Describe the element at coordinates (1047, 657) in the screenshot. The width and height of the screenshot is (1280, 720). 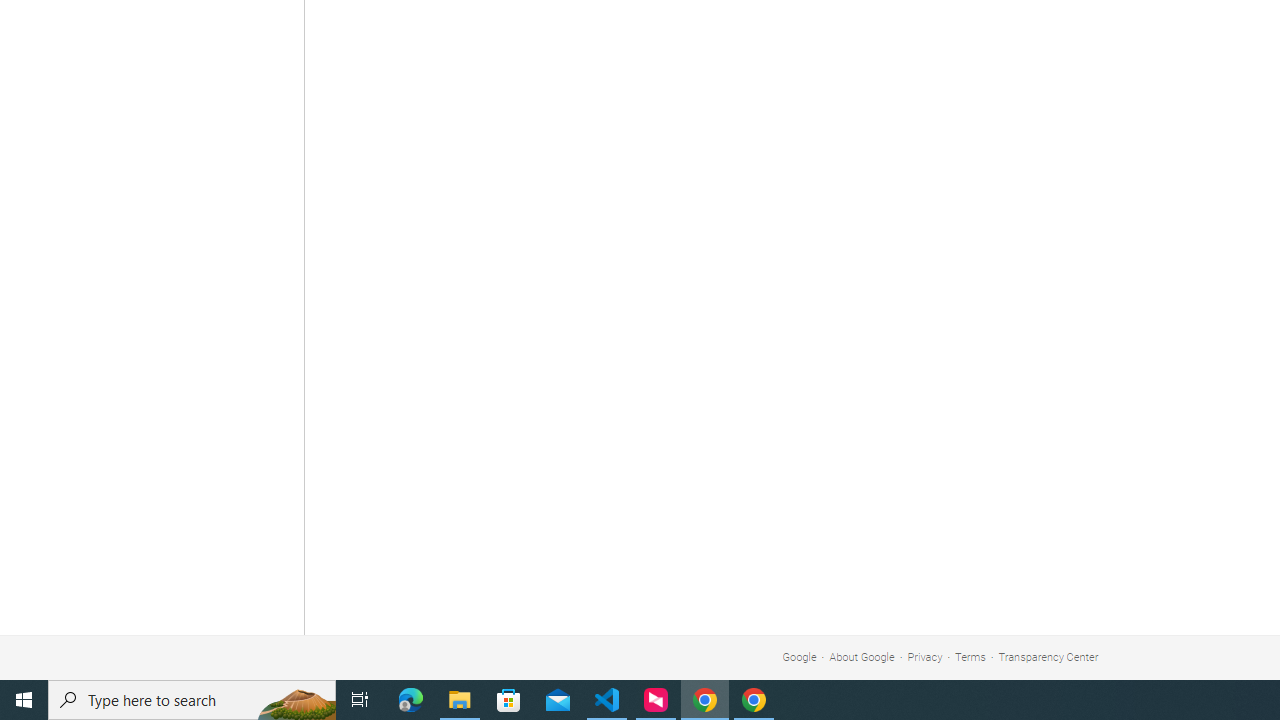
I see `'Transparency Center'` at that location.